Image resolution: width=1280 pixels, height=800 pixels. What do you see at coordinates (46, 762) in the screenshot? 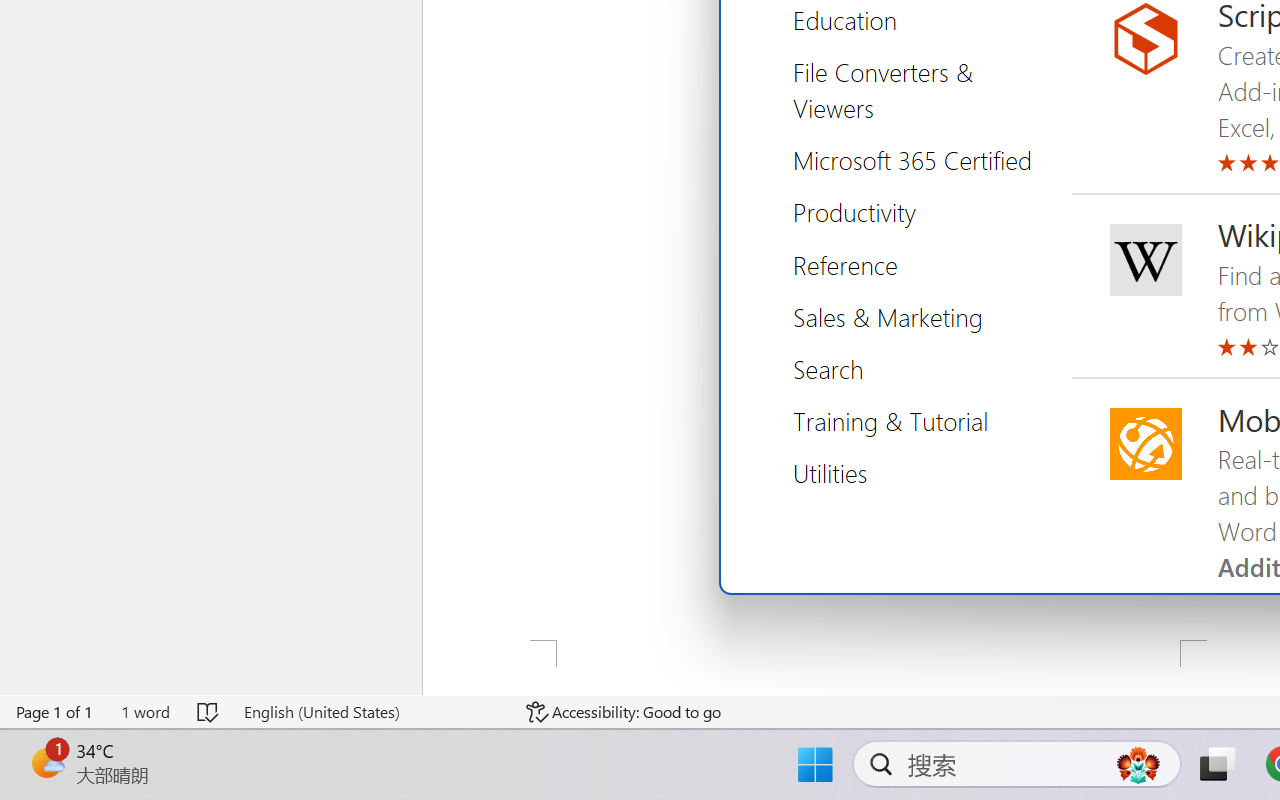
I see `'AutomationID: BadgeAnchorLargeTicker'` at bounding box center [46, 762].